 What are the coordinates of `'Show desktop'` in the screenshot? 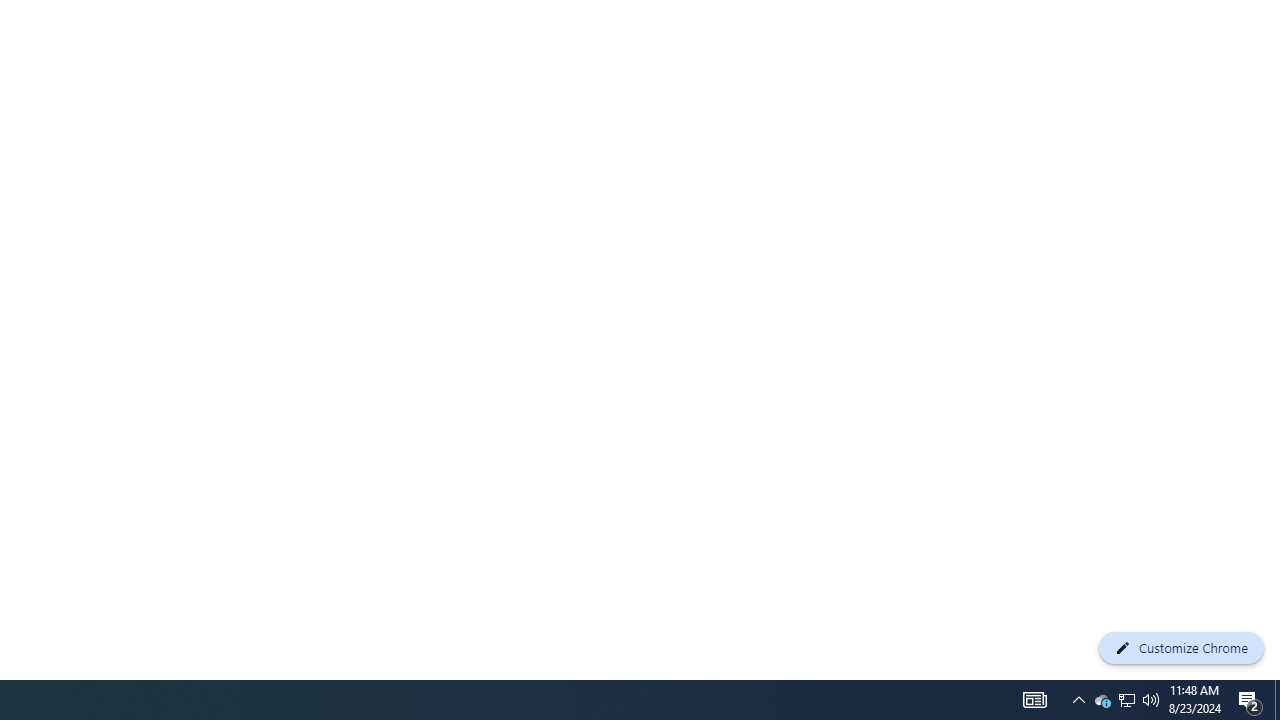 It's located at (1276, 698).